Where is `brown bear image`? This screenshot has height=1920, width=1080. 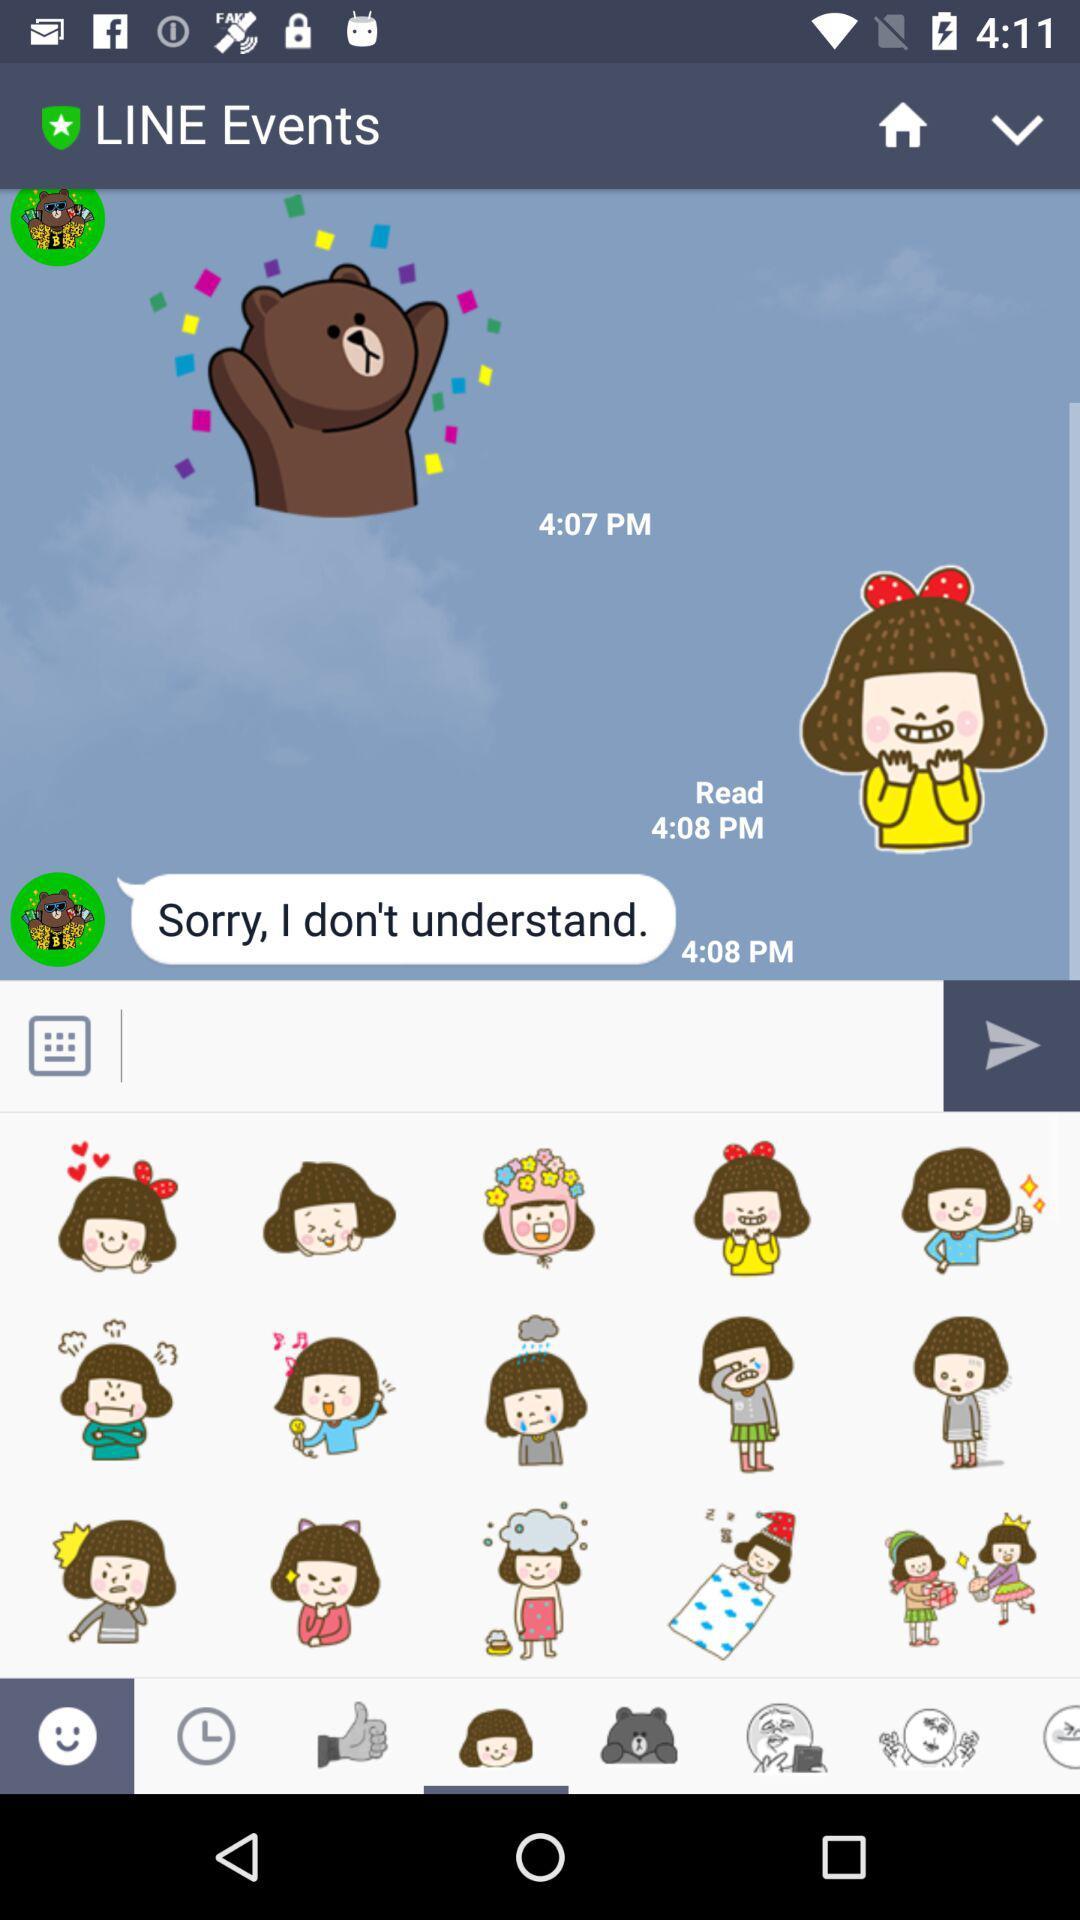 brown bear image is located at coordinates (326, 365).